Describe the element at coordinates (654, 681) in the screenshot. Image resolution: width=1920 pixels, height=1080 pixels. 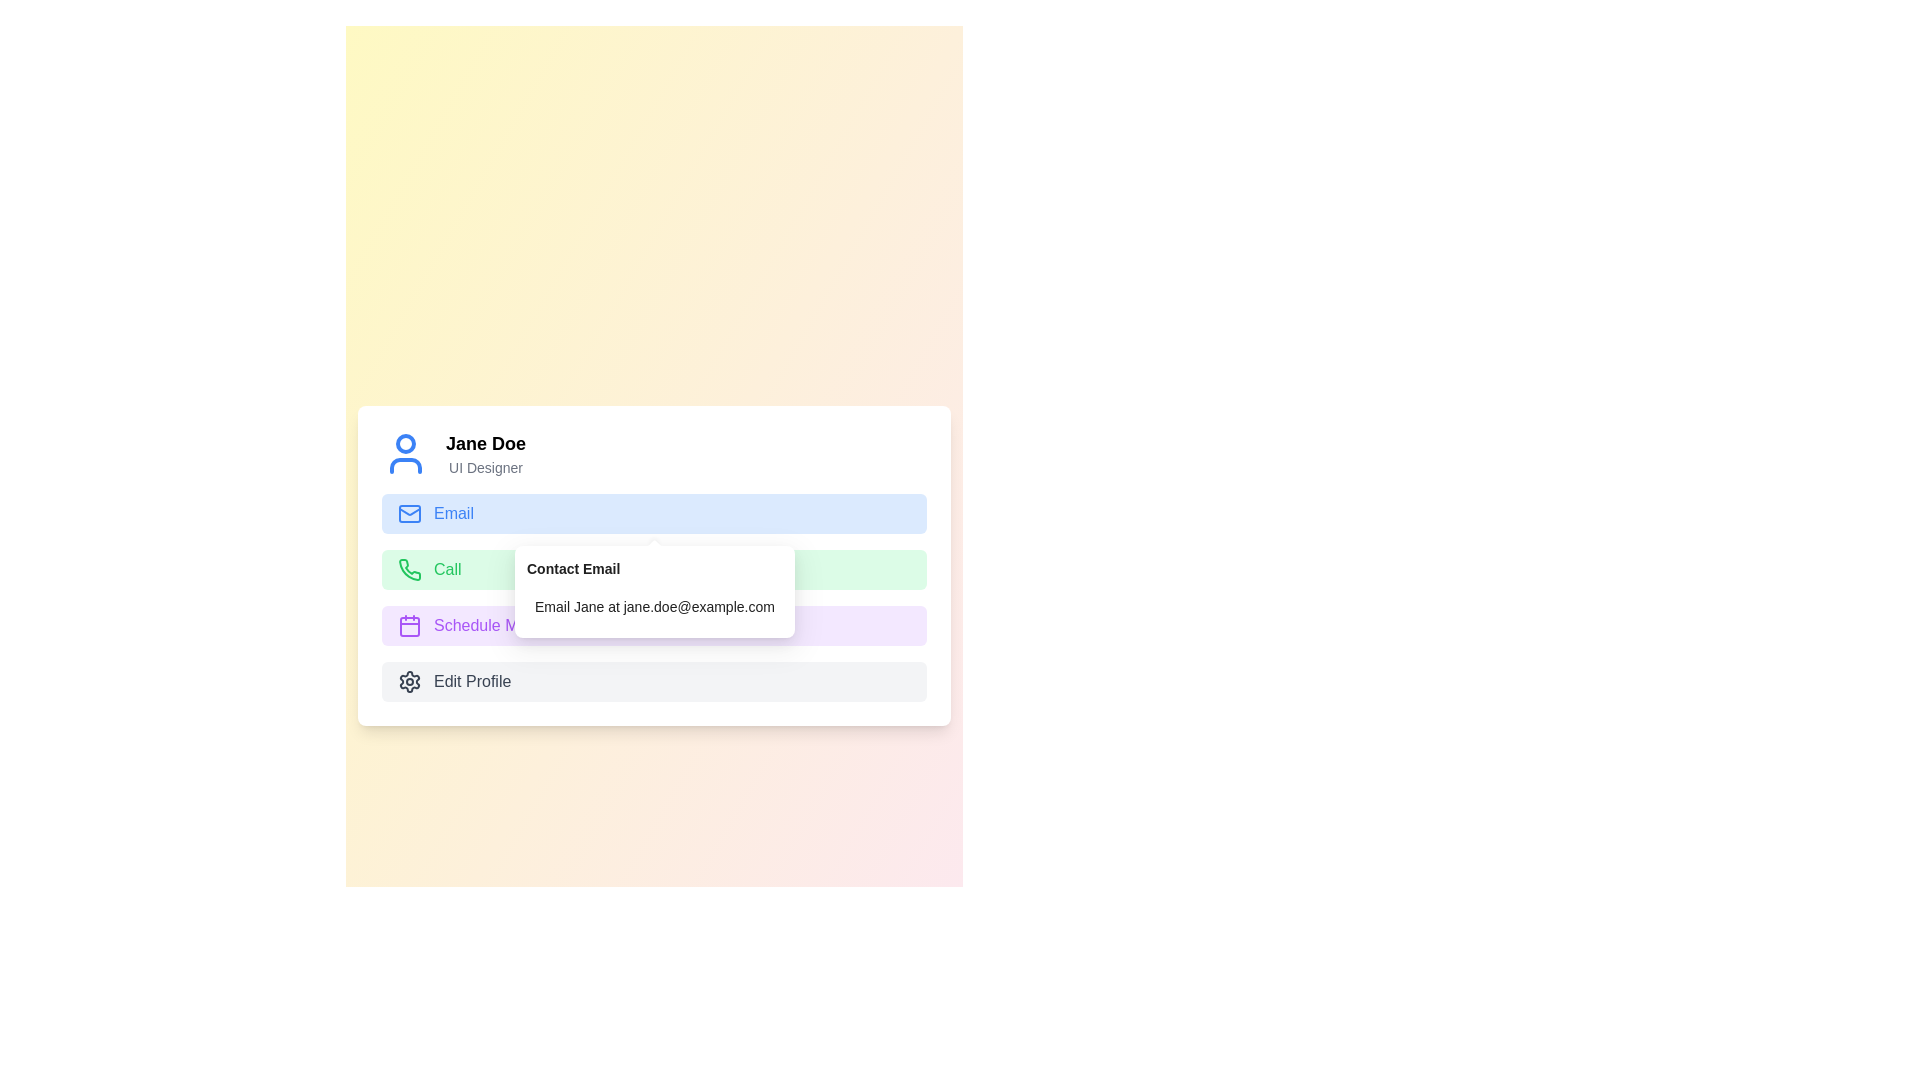
I see `the profile editing button located below the 'Schedule Meeting' button in the stacked form layout` at that location.